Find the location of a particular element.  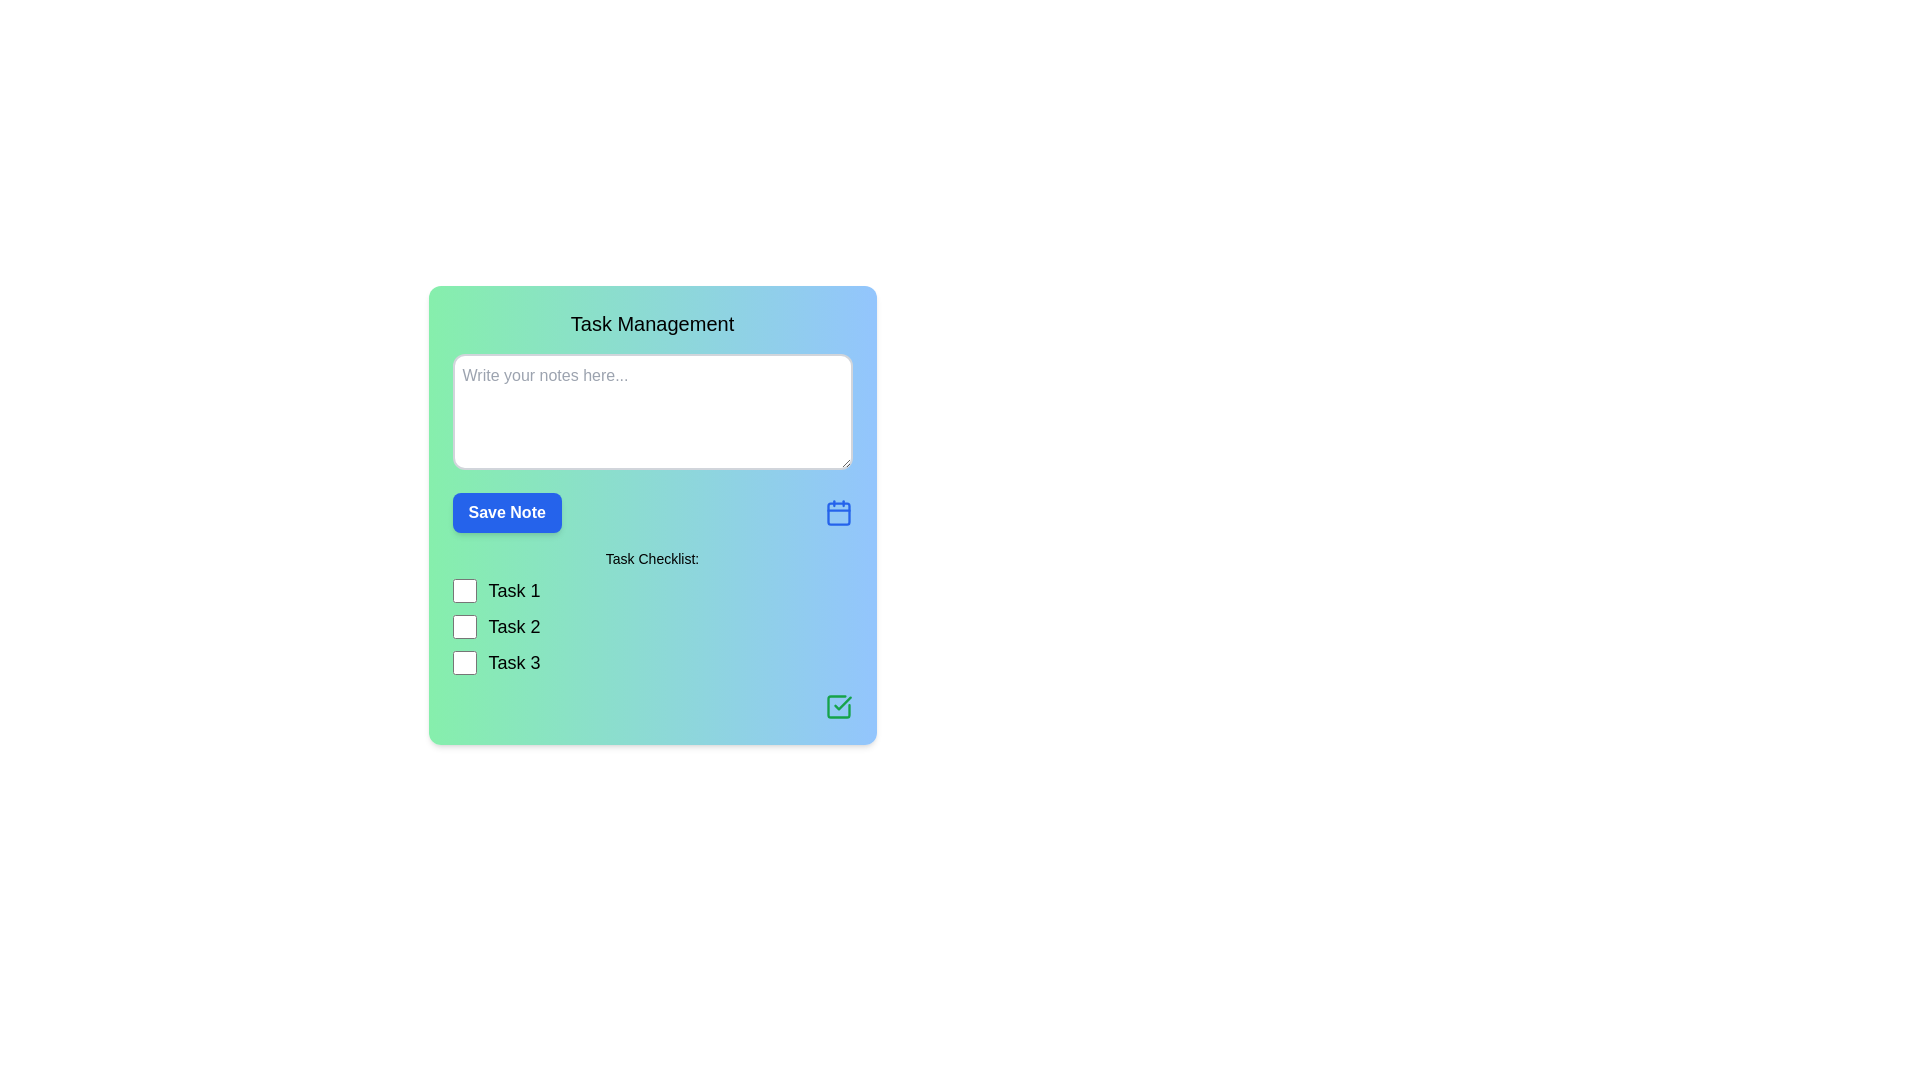

descriptive Text label located in the 'Task Management' panel, positioned above the checkboxes for tasks 1 through 3 is located at coordinates (652, 559).